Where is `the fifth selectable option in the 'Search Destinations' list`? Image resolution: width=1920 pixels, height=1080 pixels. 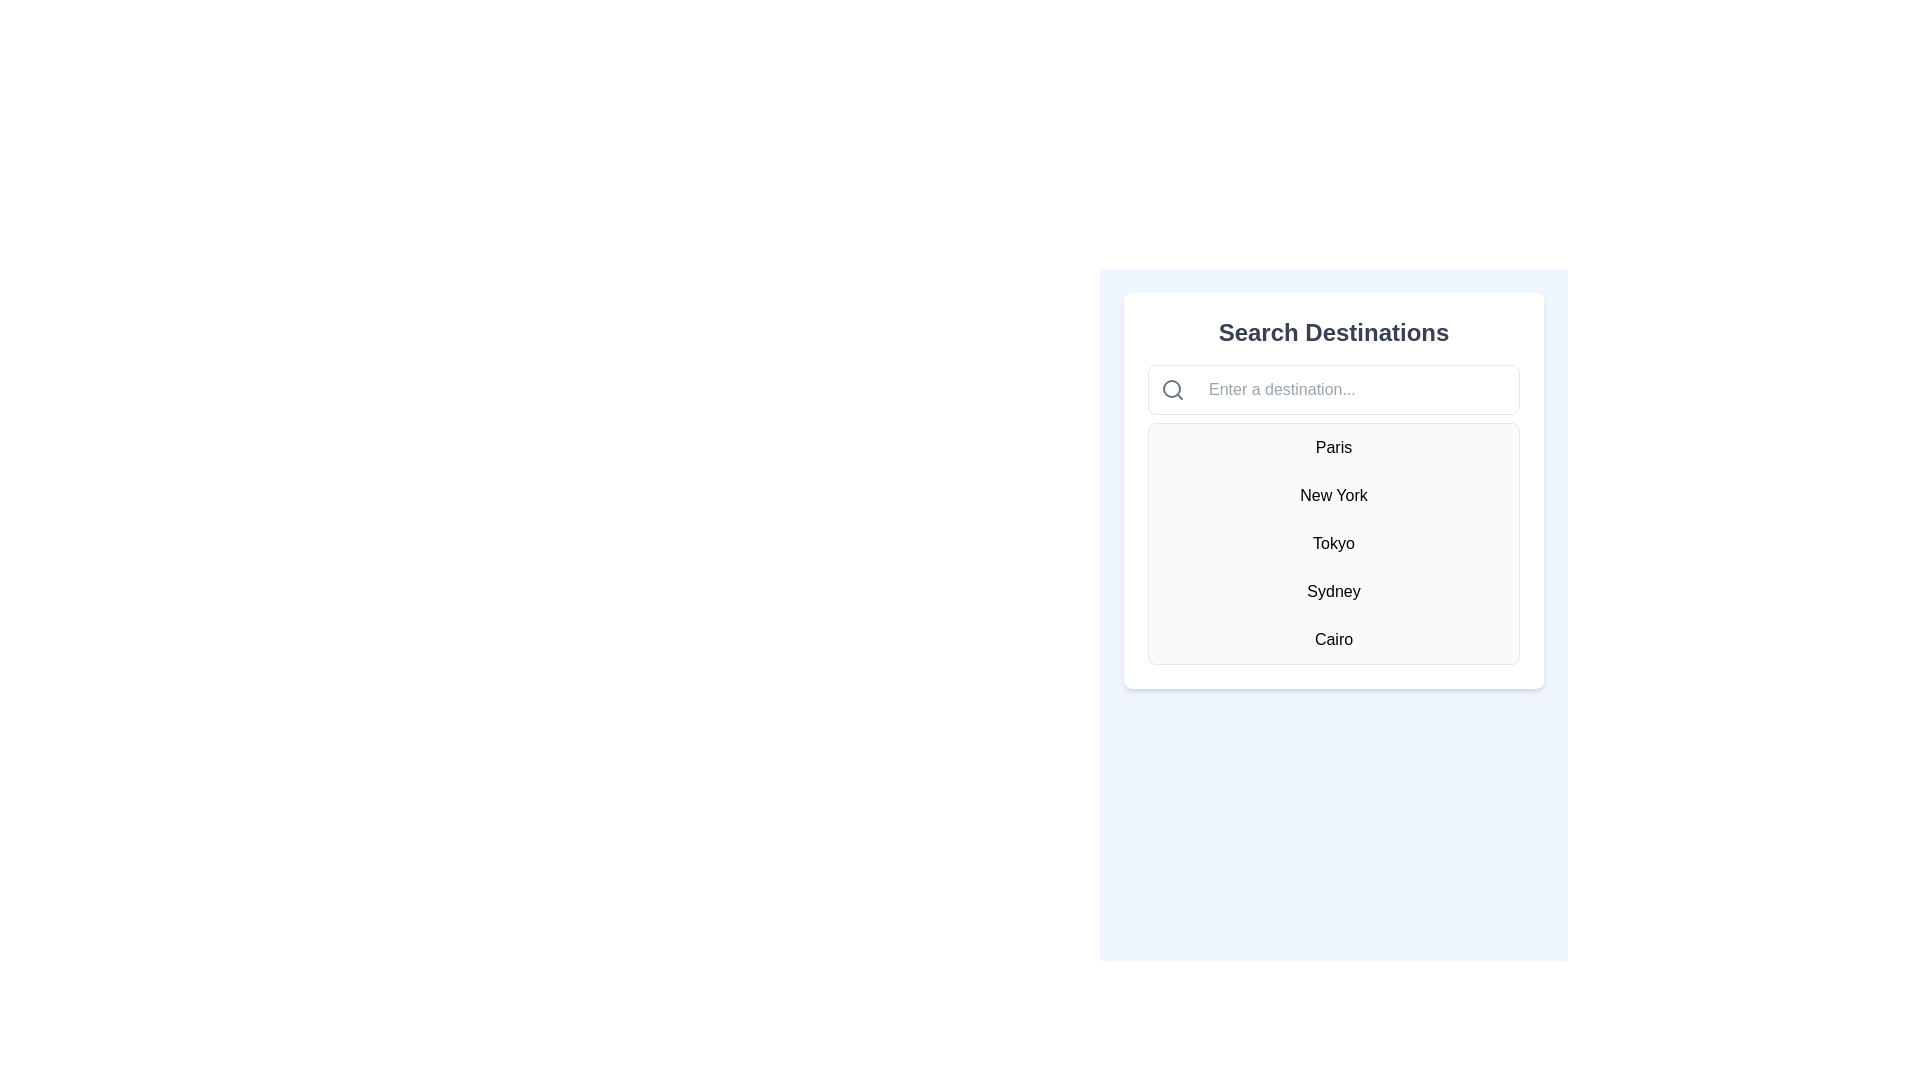
the fifth selectable option in the 'Search Destinations' list is located at coordinates (1334, 640).